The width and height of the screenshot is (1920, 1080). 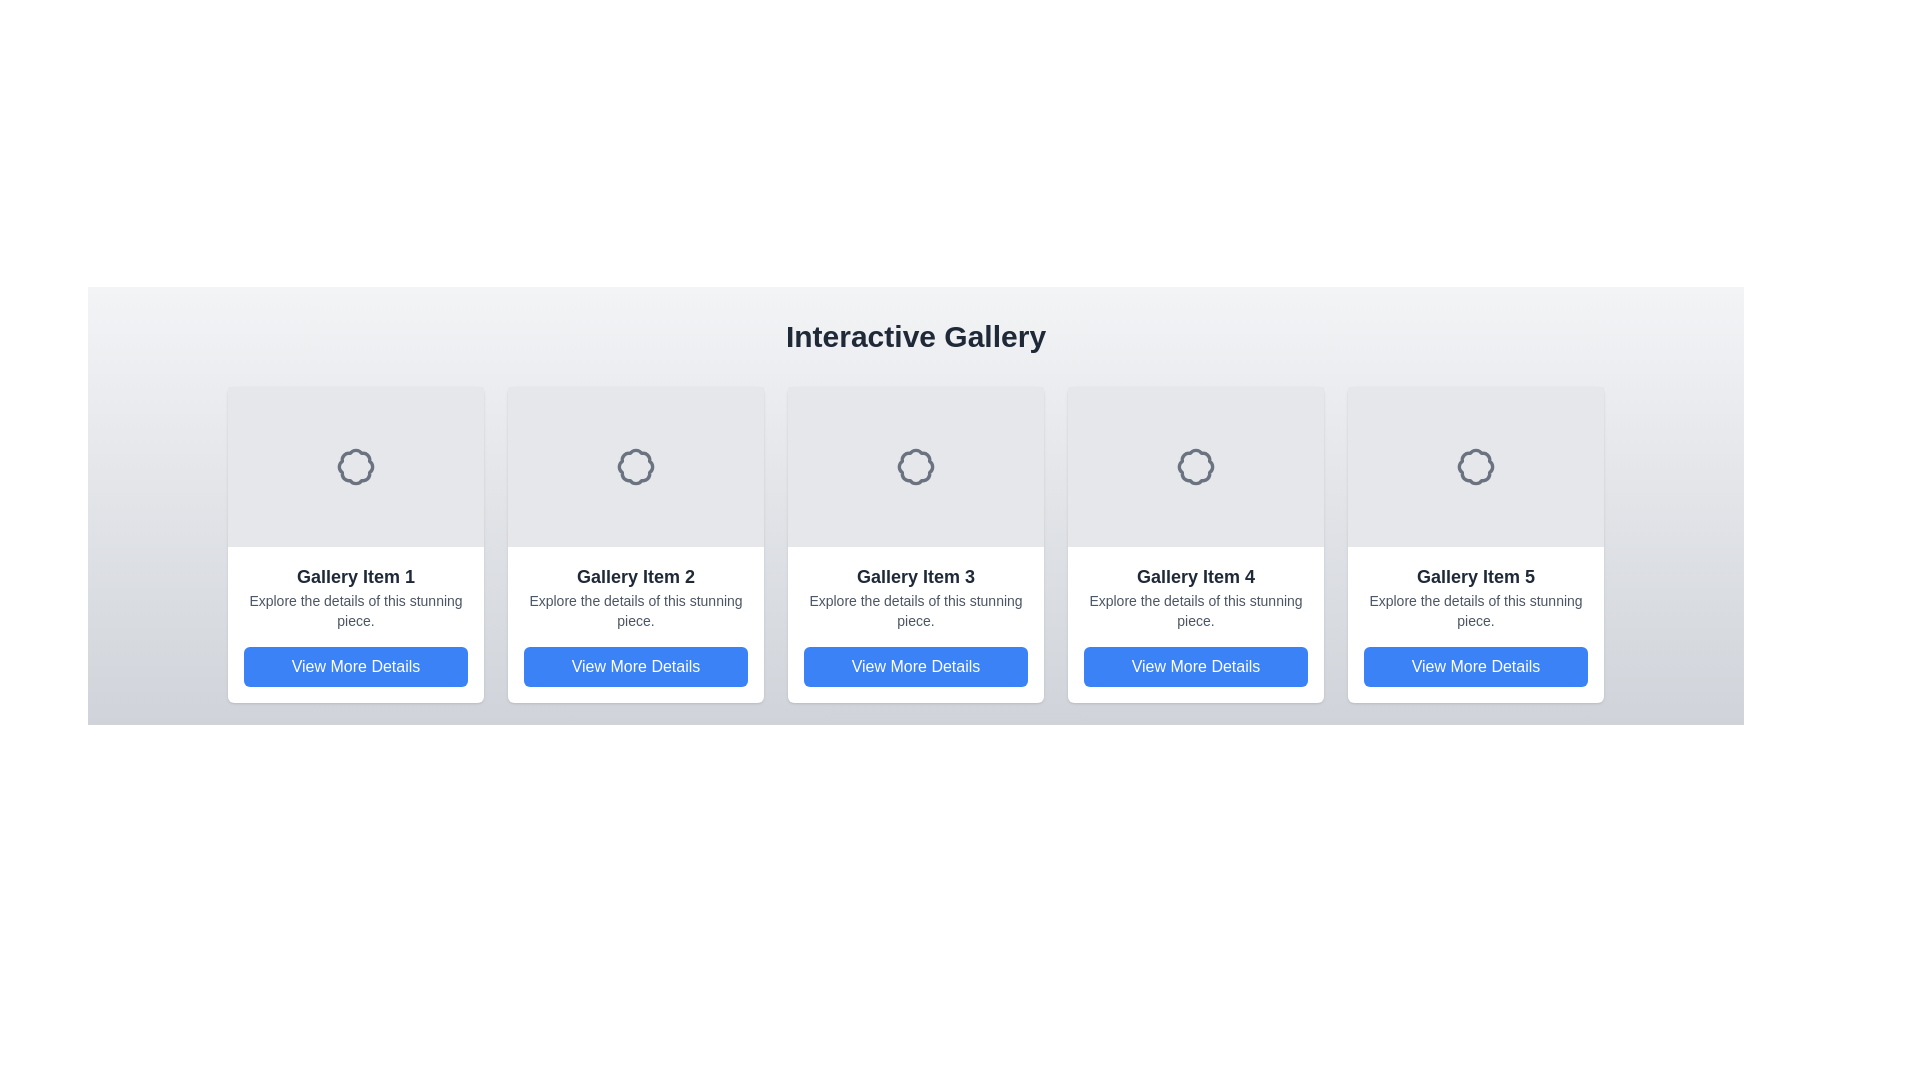 What do you see at coordinates (355, 466) in the screenshot?
I see `the Decorative graphical element or badge icon located in the top section of the card titled 'Gallery Item 1', which has a light gray background and a badge icon centered within it` at bounding box center [355, 466].